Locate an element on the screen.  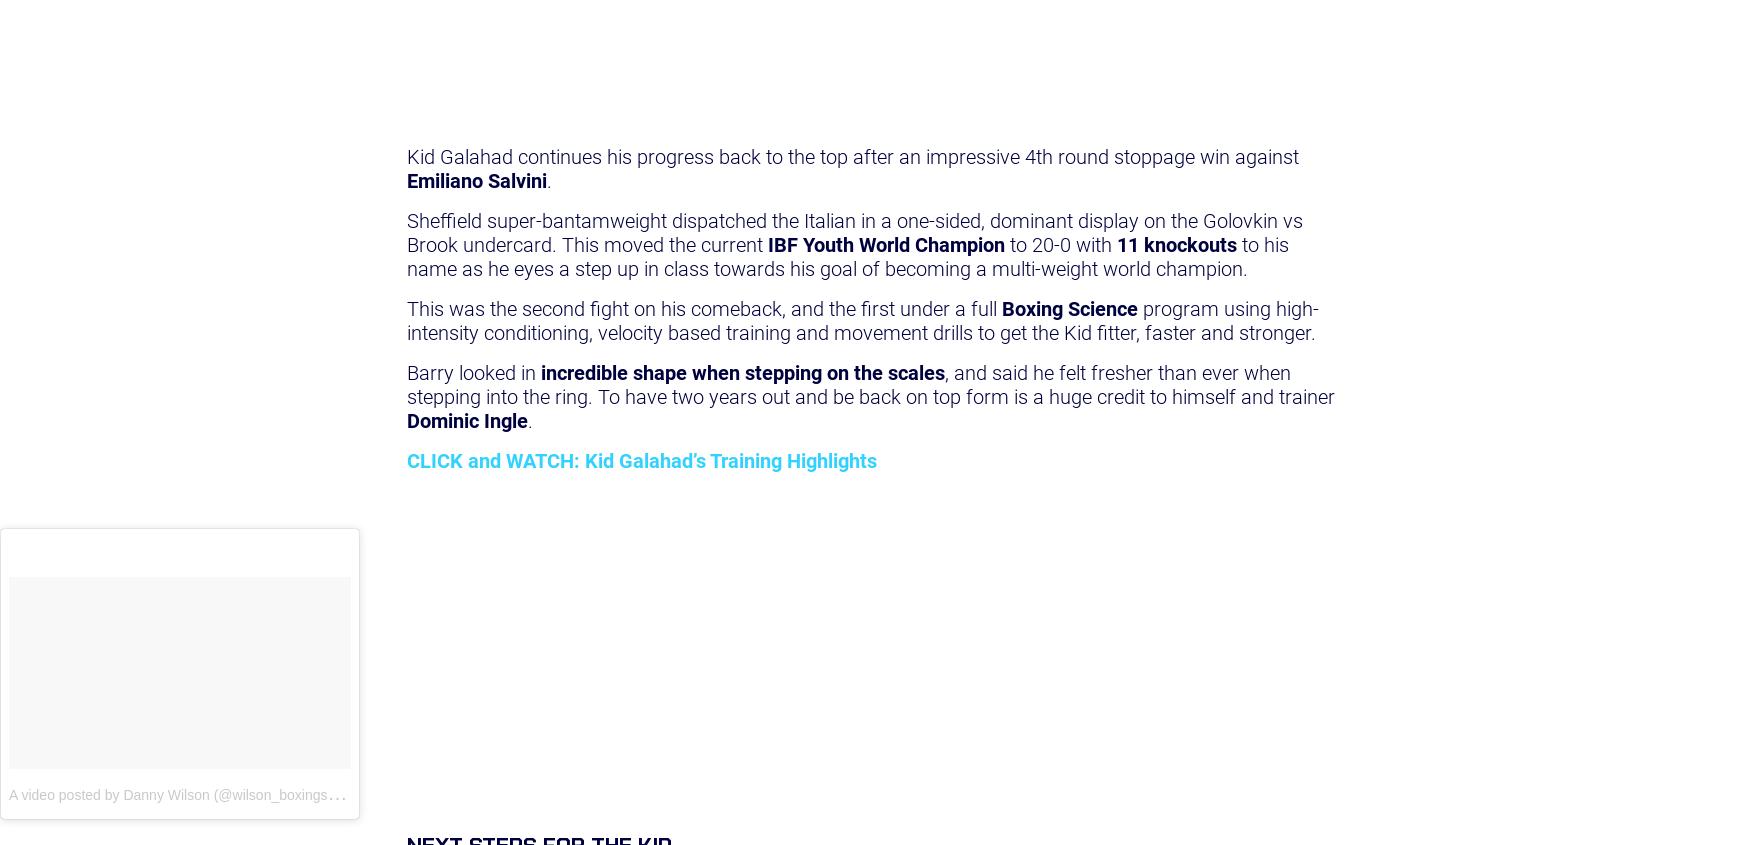
'Dominic Ingle' is located at coordinates (405, 419).